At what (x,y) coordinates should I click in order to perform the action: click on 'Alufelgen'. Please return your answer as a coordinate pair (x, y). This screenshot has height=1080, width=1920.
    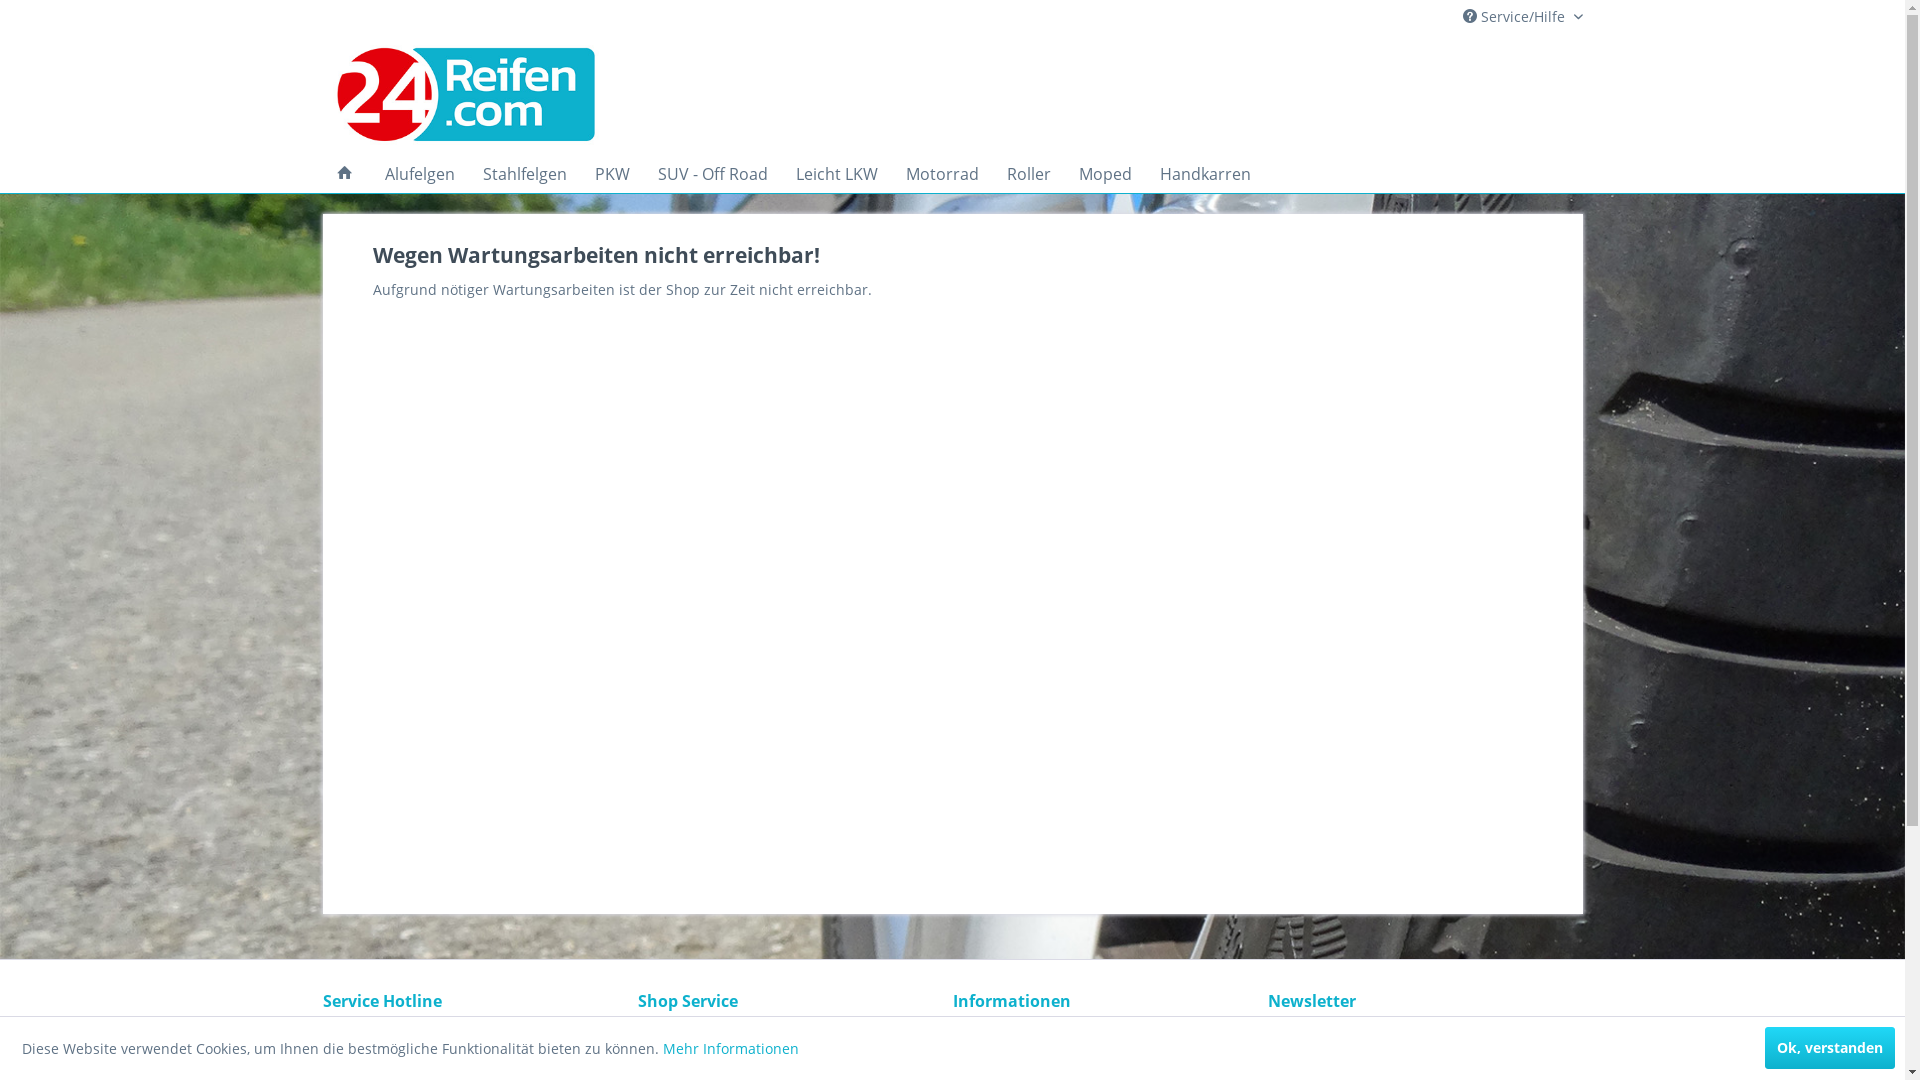
    Looking at the image, I should click on (417, 172).